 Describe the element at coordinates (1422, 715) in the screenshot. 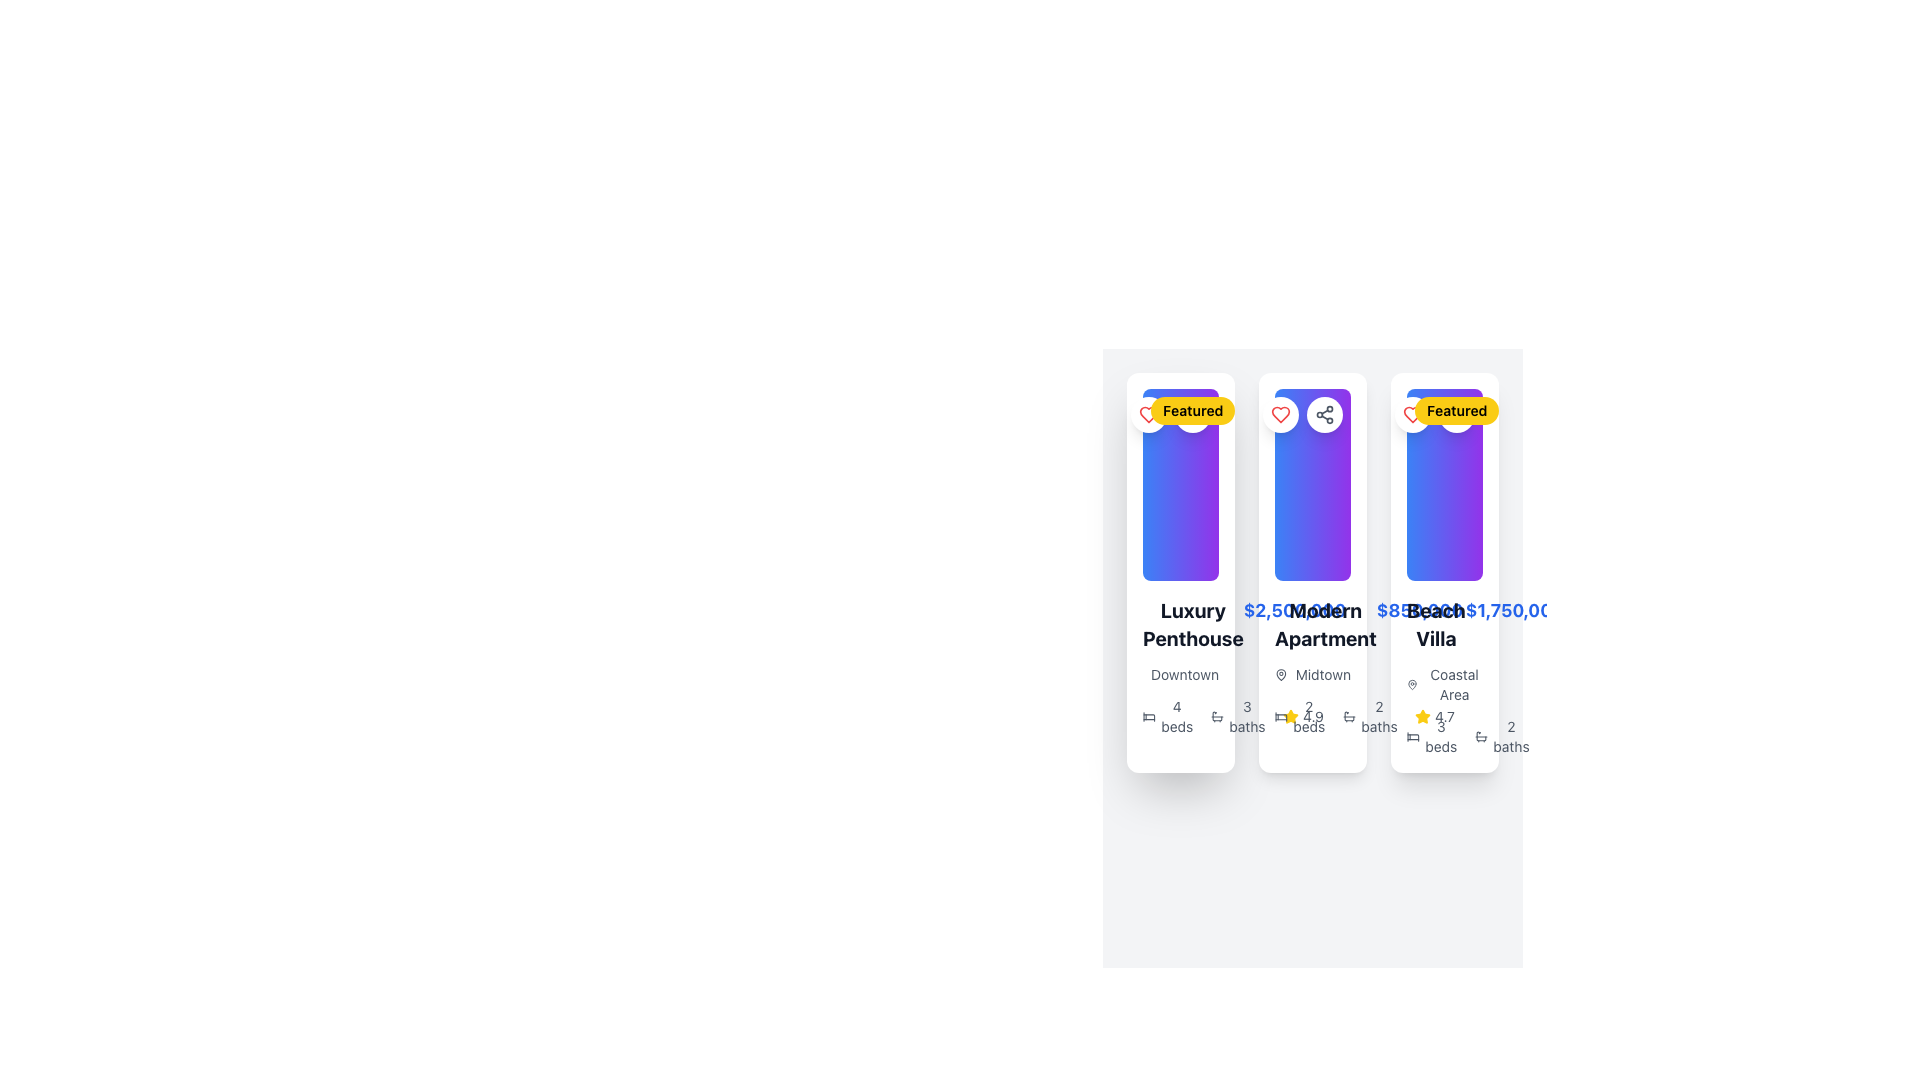

I see `the prominent yellow star icon representing a rating for the 'Beach Villa' property` at that location.